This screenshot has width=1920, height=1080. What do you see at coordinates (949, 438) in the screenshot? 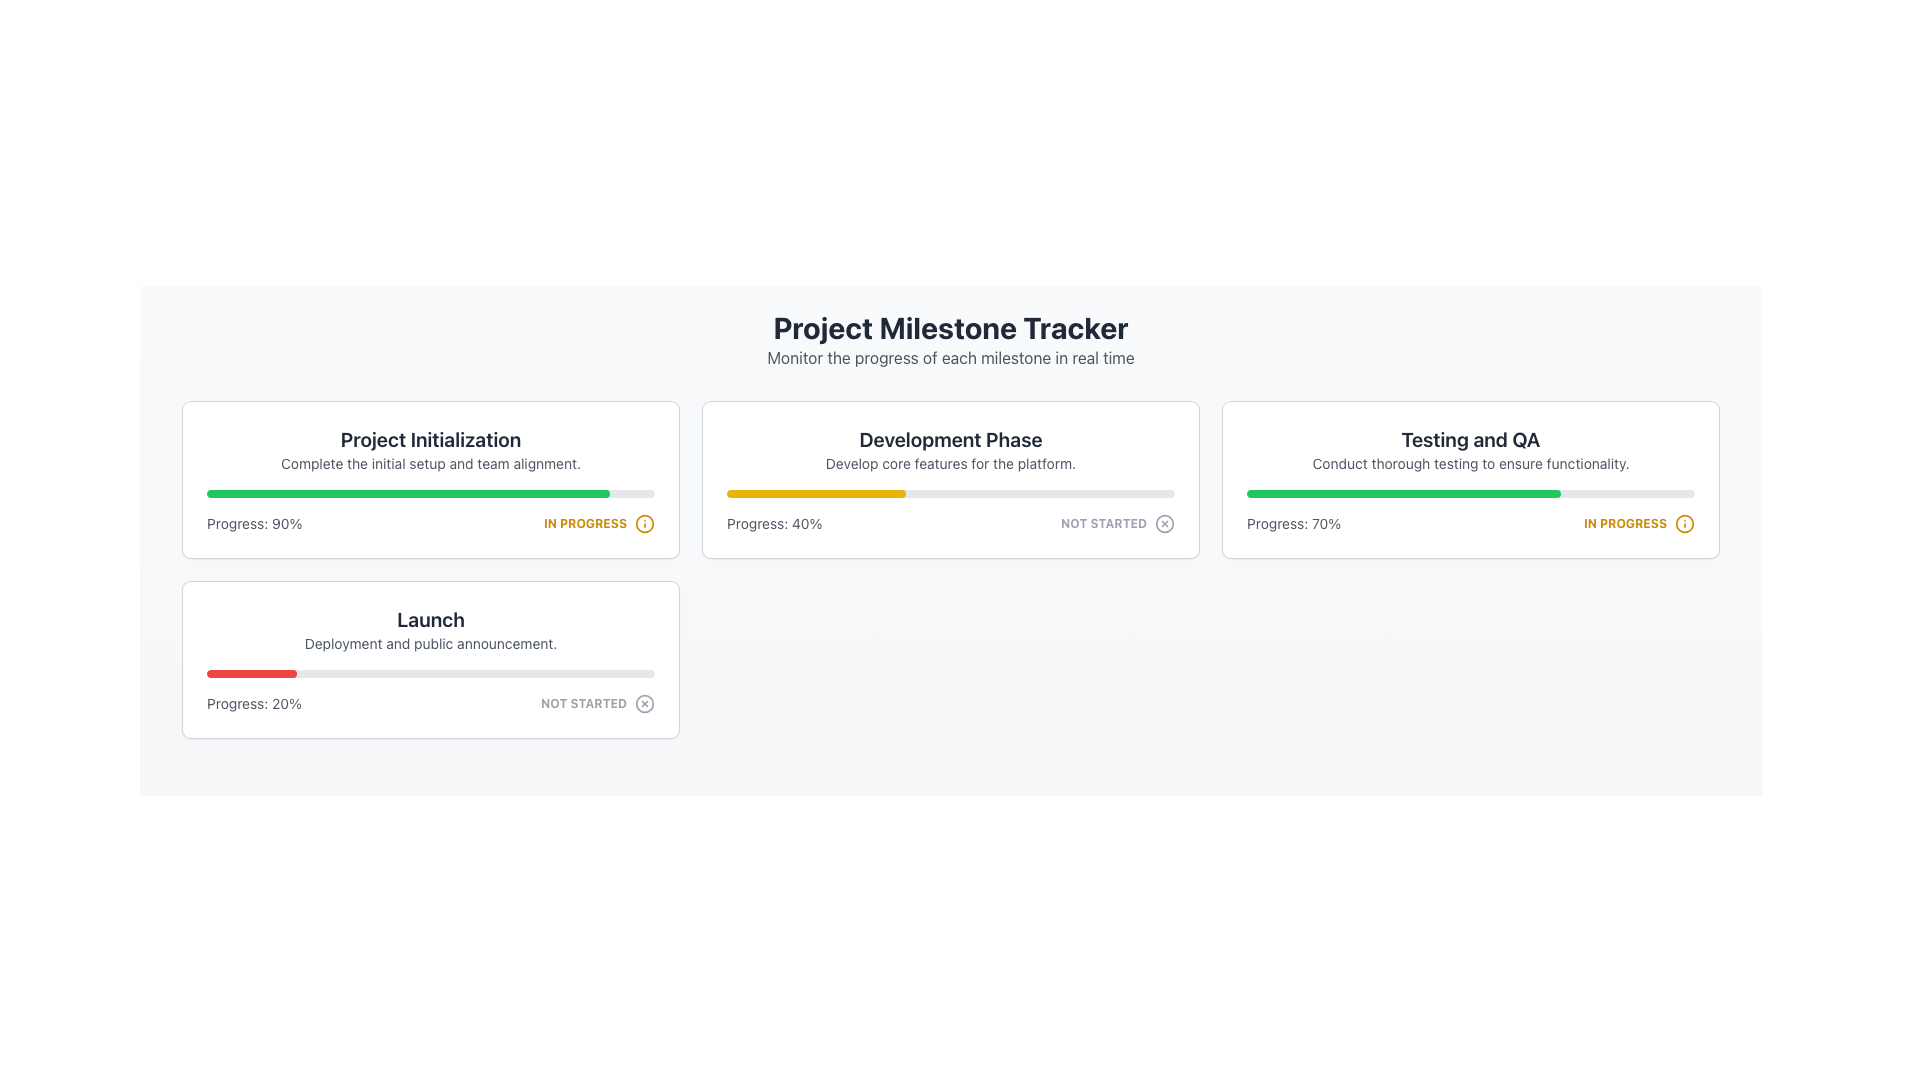
I see `text of the prominent black text label that says 'Development Phase', located at the top center of the milestone card` at bounding box center [949, 438].